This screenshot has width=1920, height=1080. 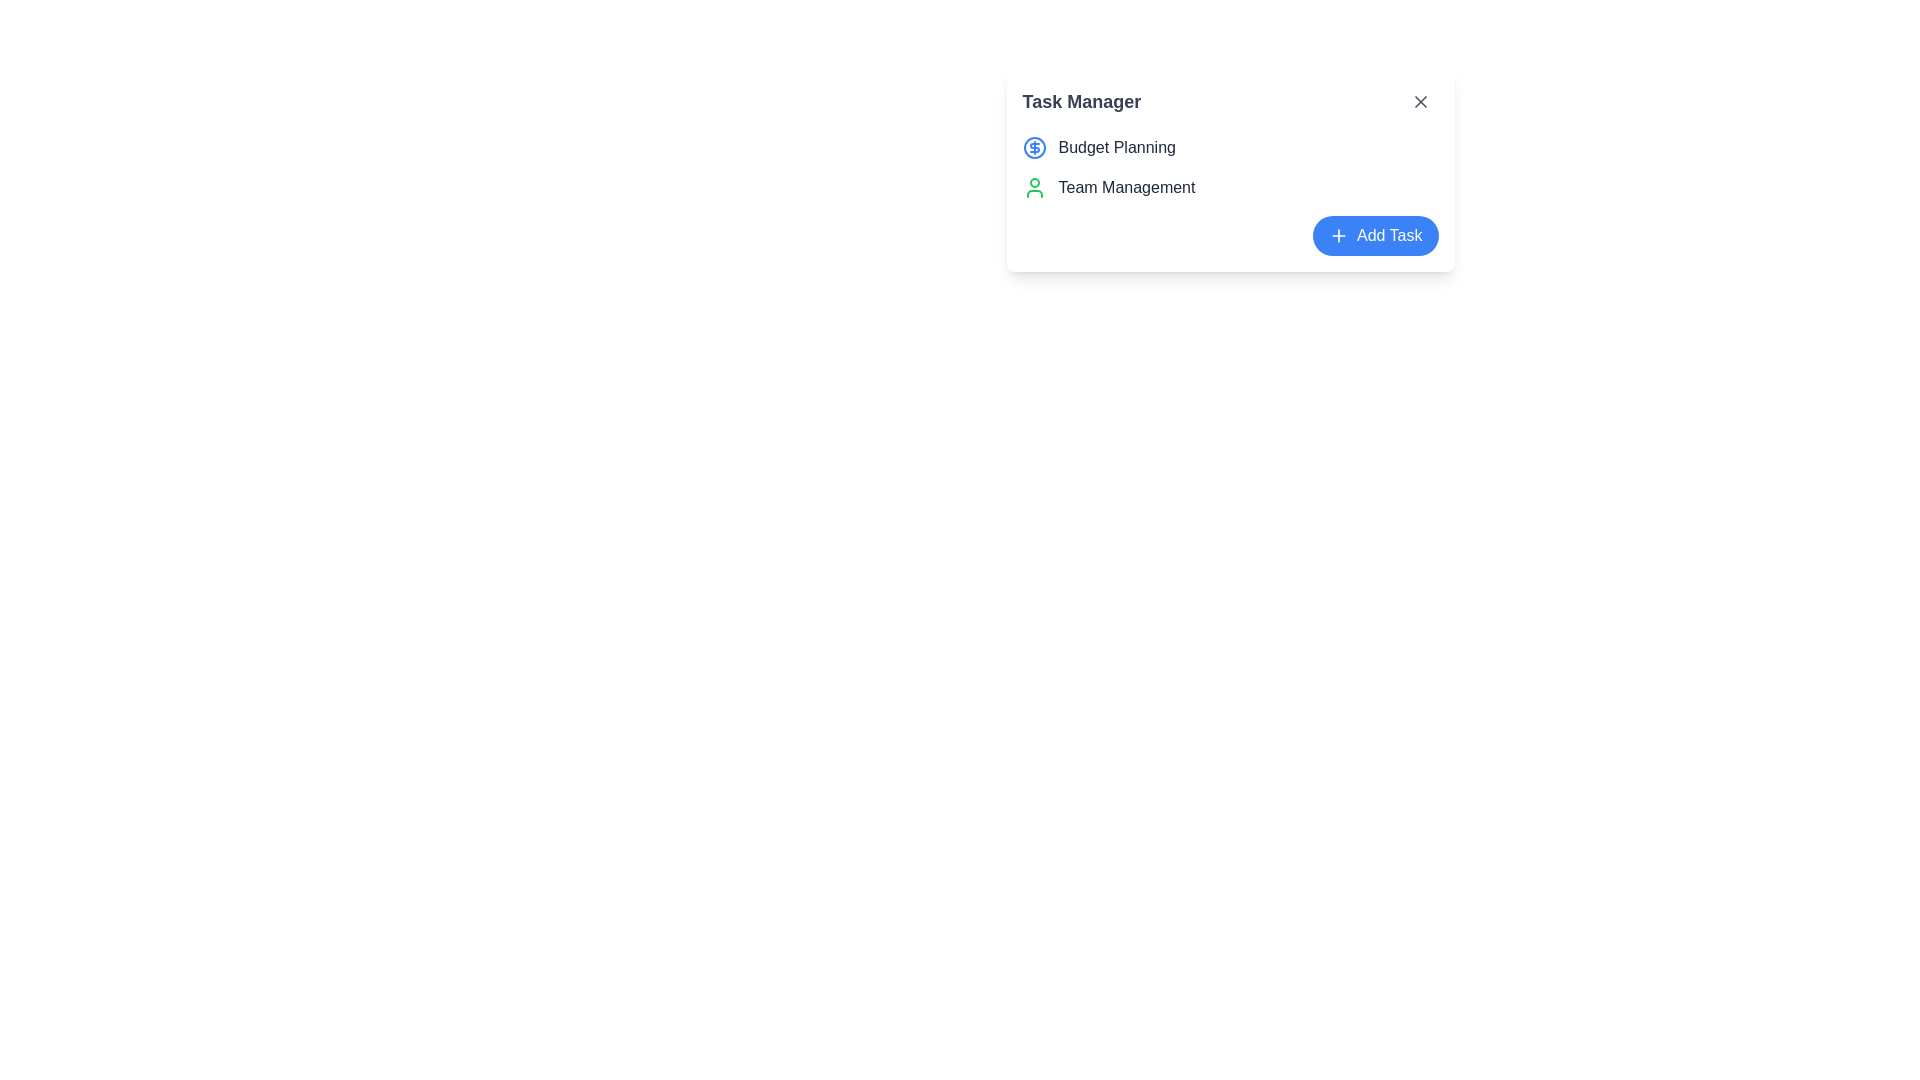 I want to click on the blue inner circle of the dollar sign icon located next to the 'Budget Planning' text in the task manager interface, so click(x=1034, y=146).